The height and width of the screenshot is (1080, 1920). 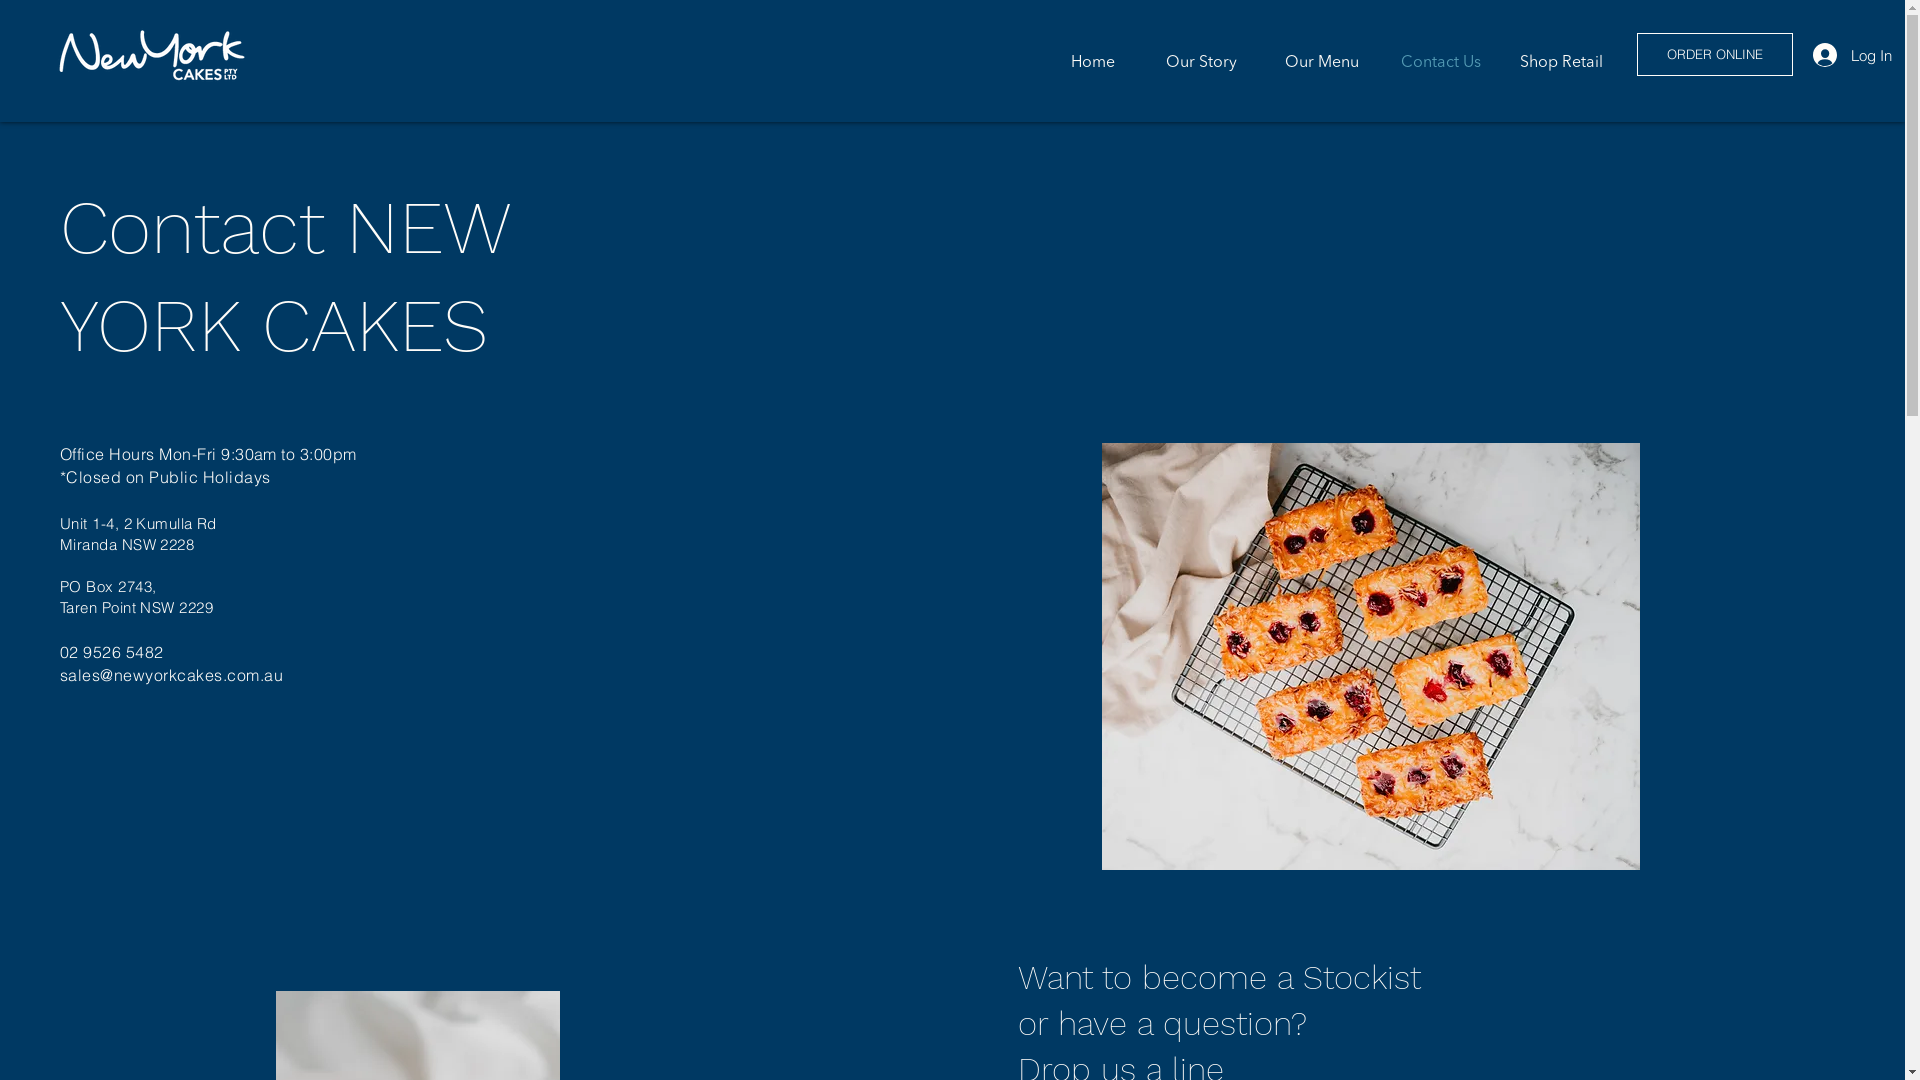 What do you see at coordinates (1555, 60) in the screenshot?
I see `'Shop Retail'` at bounding box center [1555, 60].